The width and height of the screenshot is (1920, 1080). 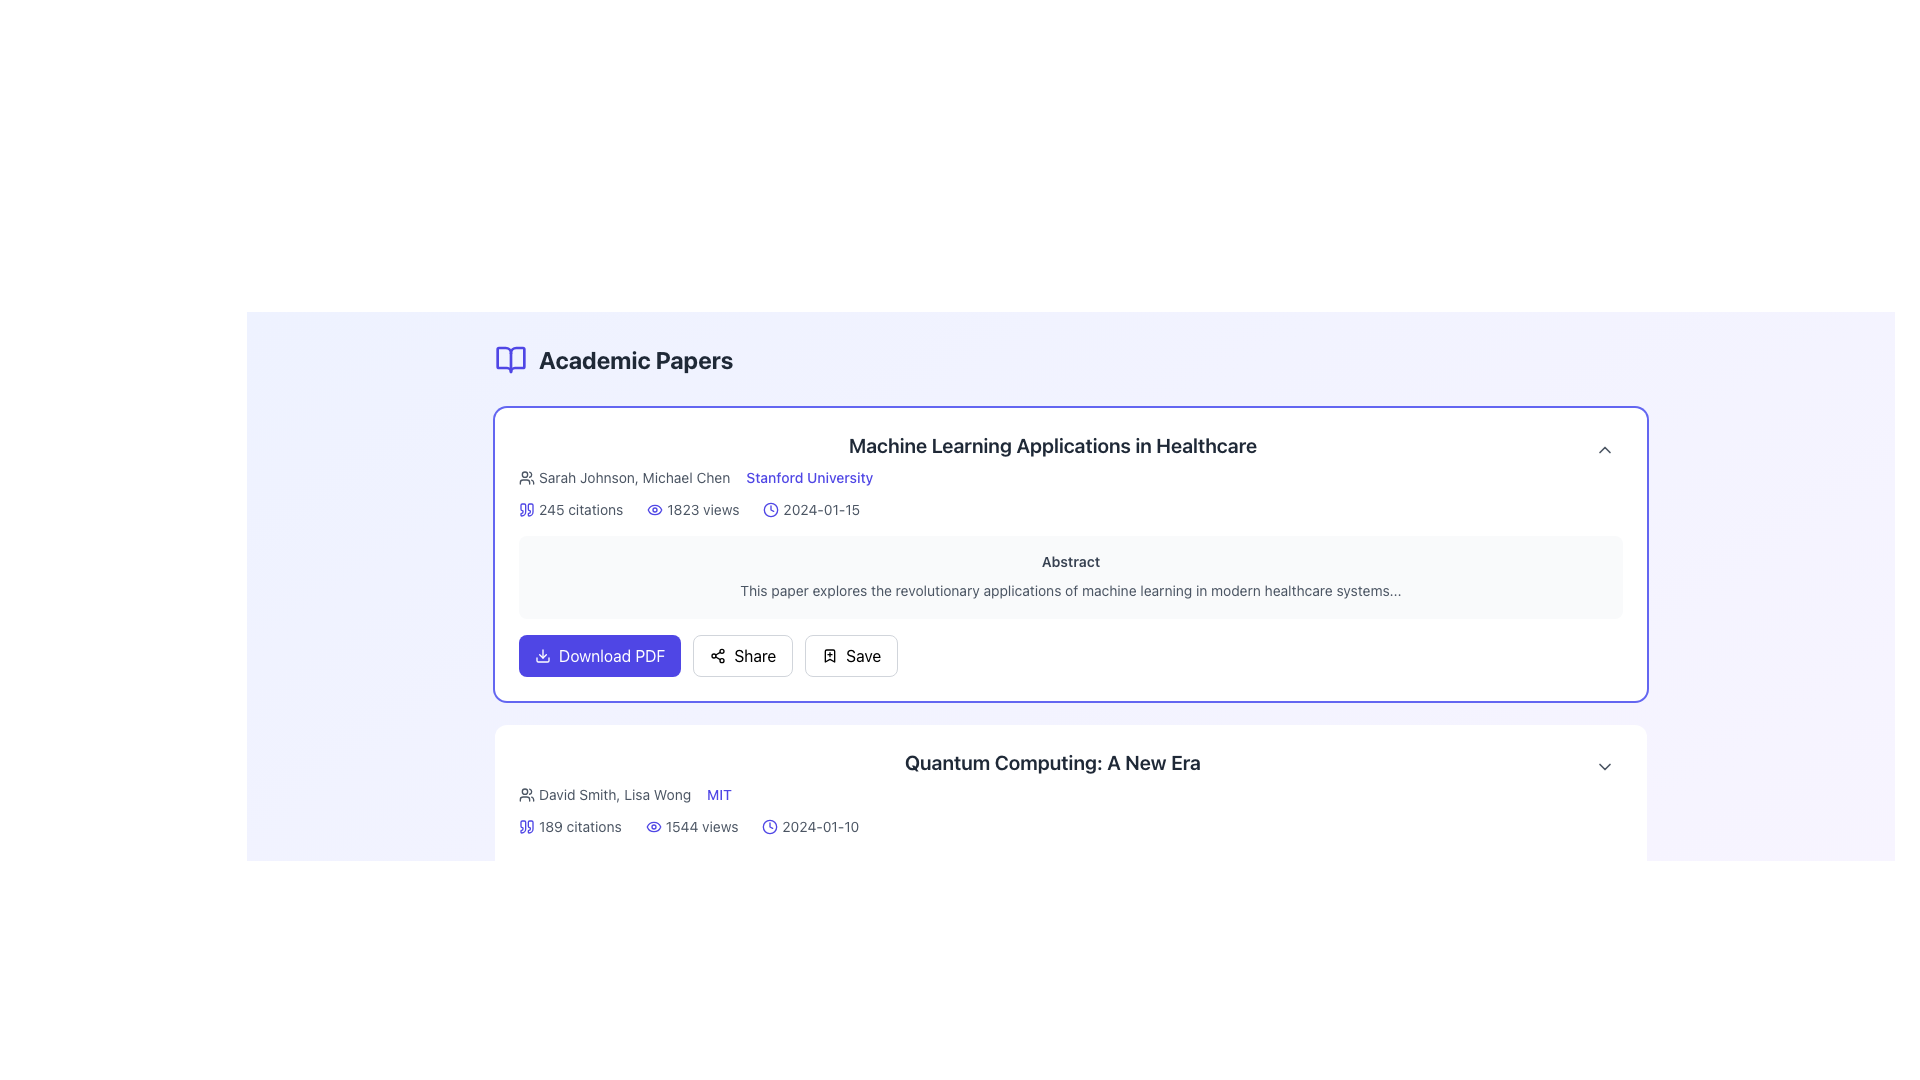 I want to click on the SVG circle element at the center of the clock-like icon, which is part of the first listed publication's metadata, located near interactive controls such as 'Download PDF' or 'Save', so click(x=770, y=508).